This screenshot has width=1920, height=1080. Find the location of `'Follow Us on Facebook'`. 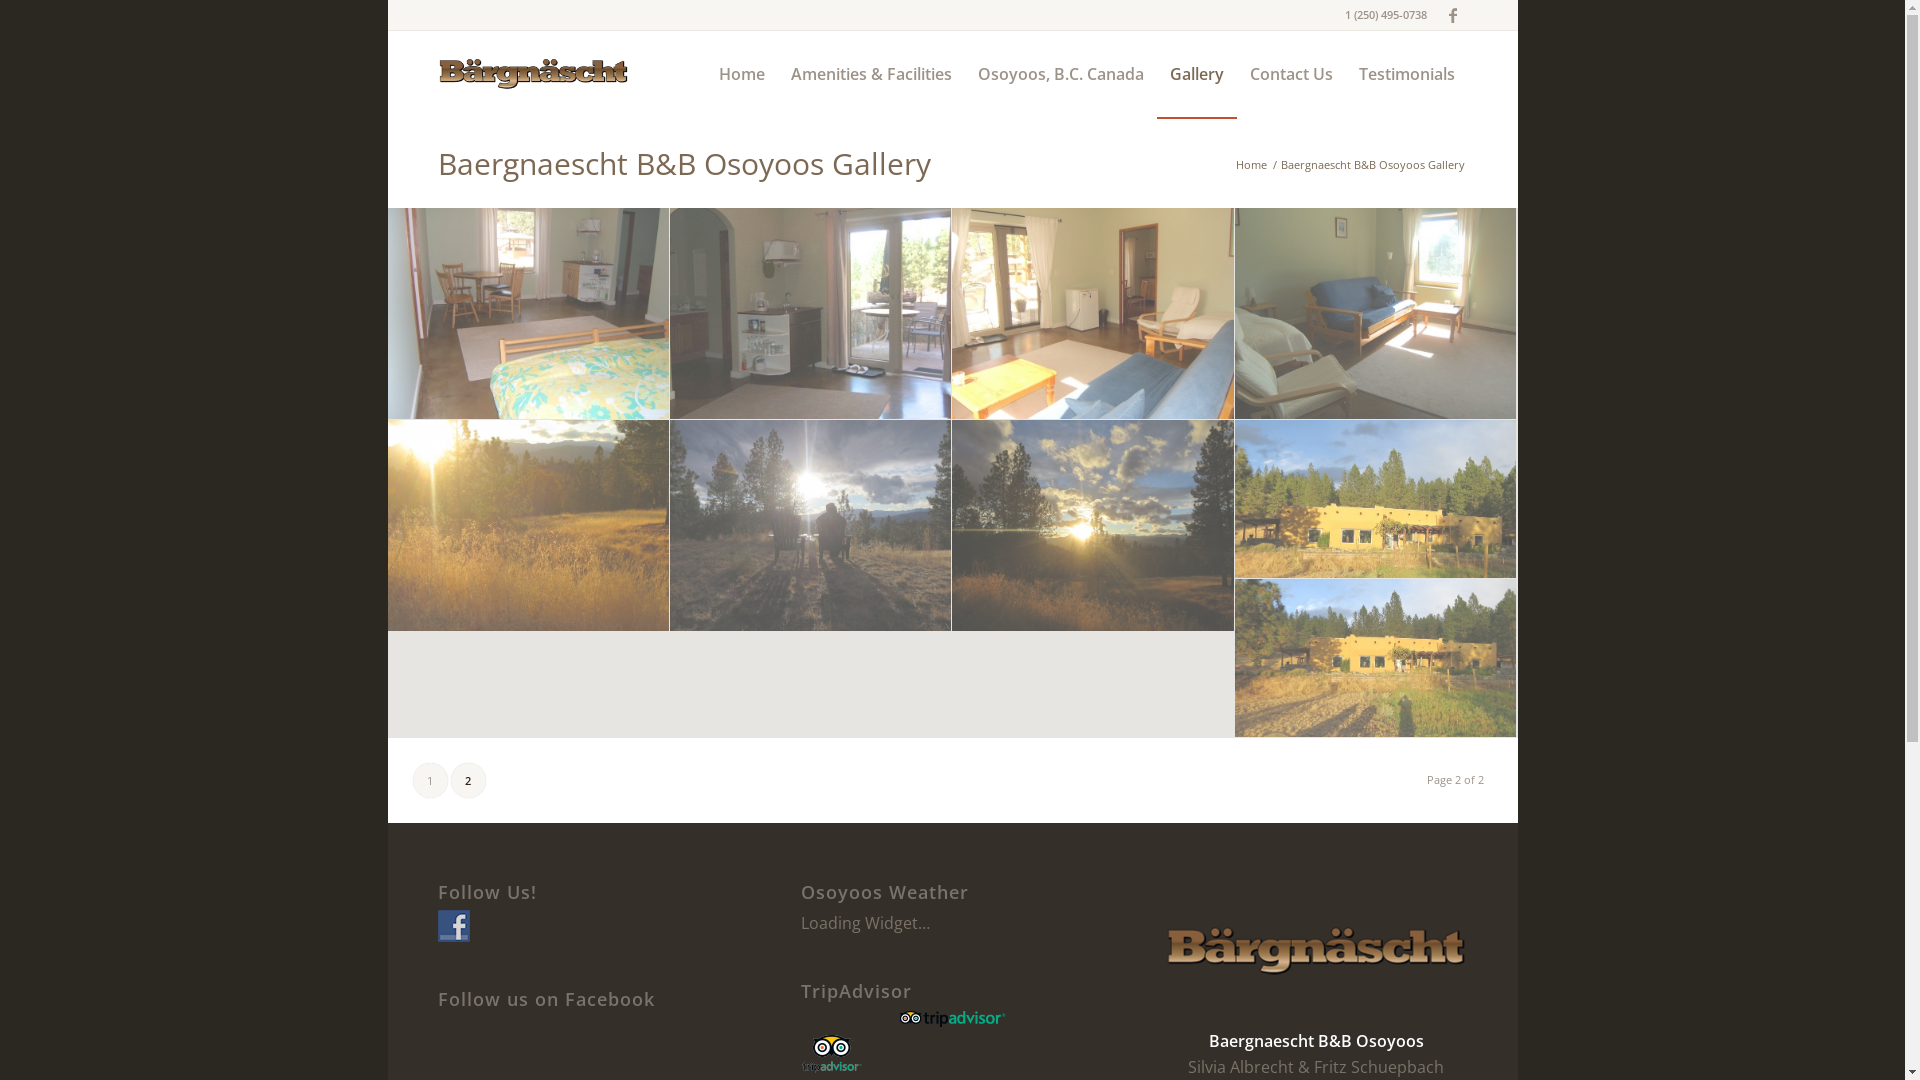

'Follow Us on Facebook' is located at coordinates (436, 925).